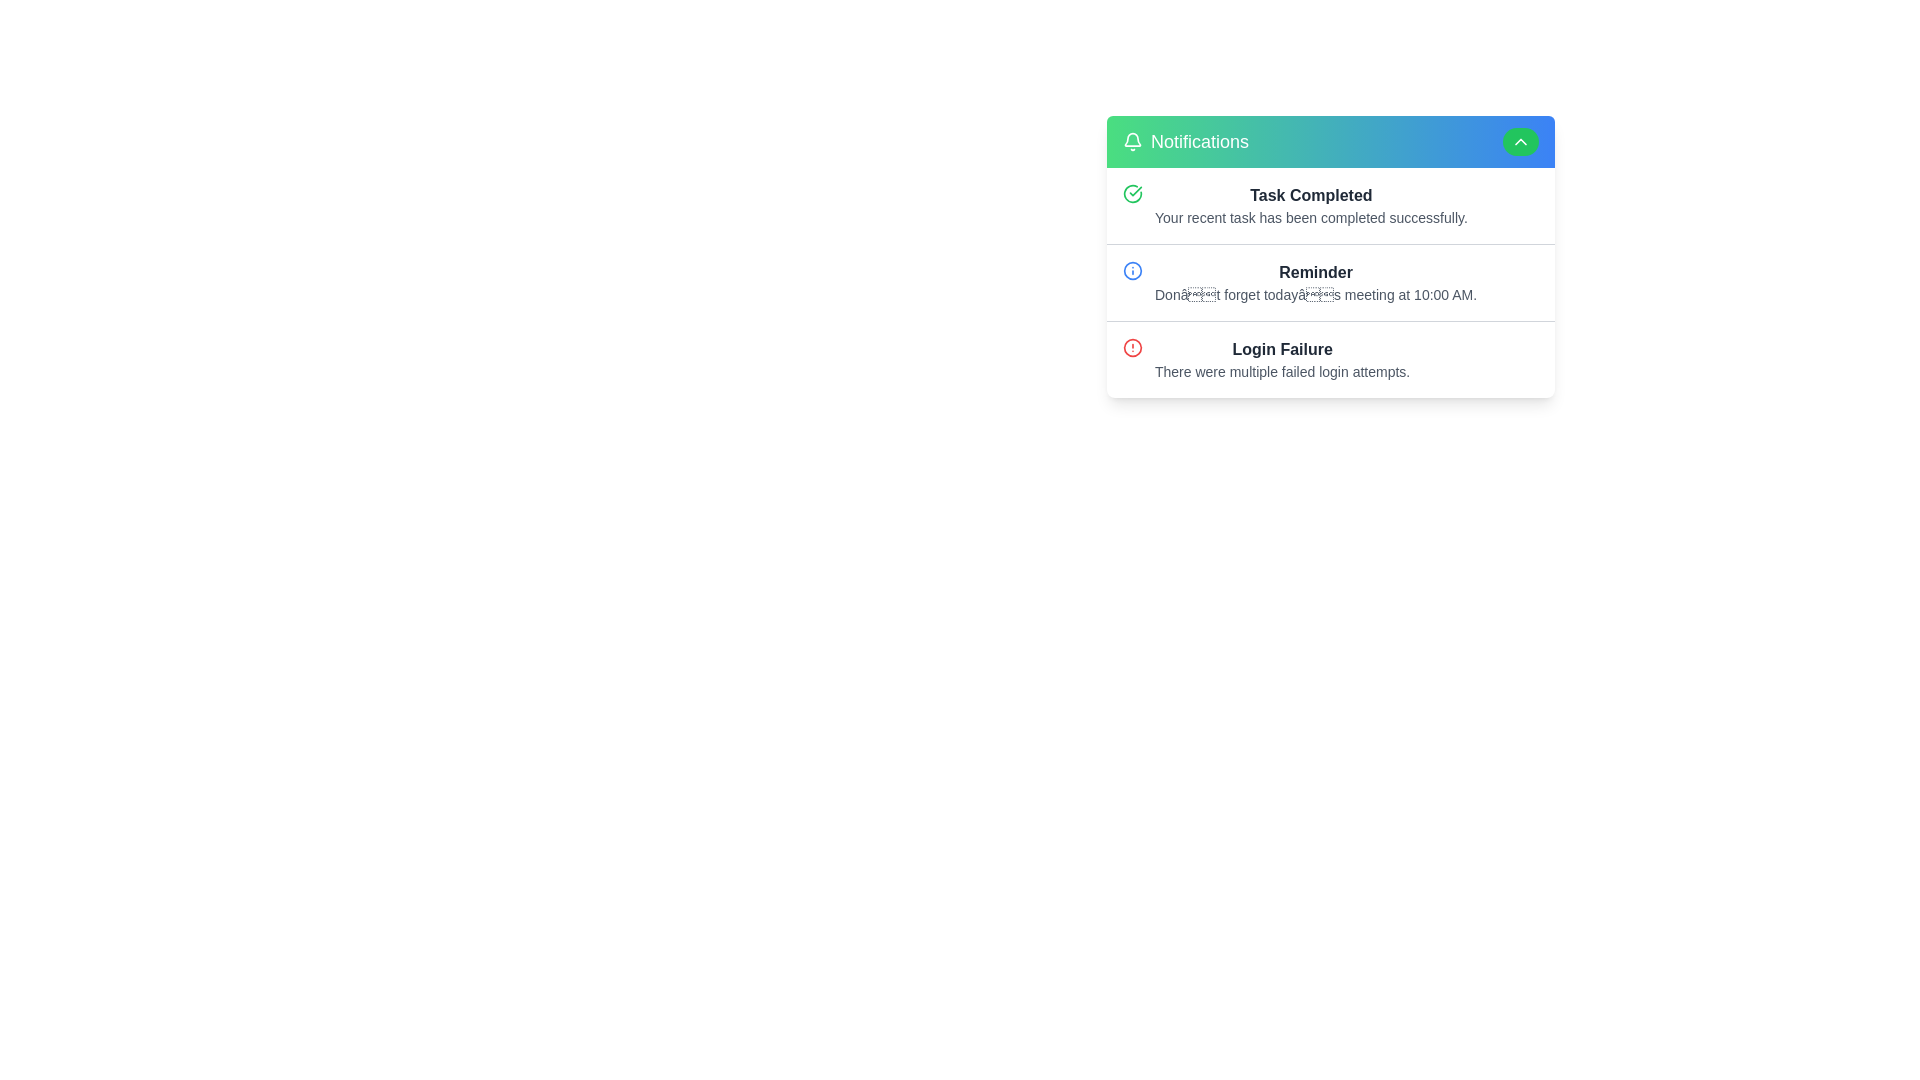 This screenshot has width=1920, height=1080. What do you see at coordinates (1330, 282) in the screenshot?
I see `the notification card in the Group of Notification Cards` at bounding box center [1330, 282].